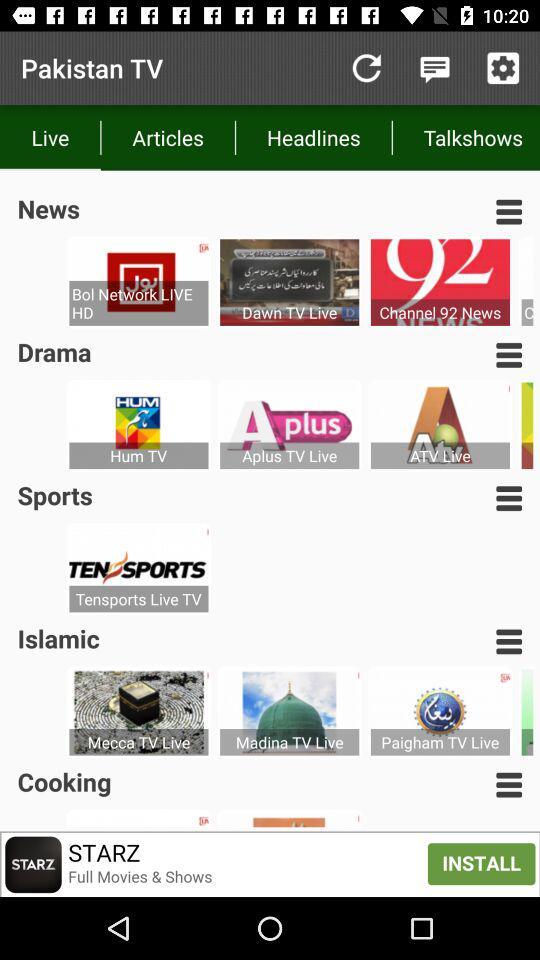  What do you see at coordinates (270, 863) in the screenshot?
I see `advertisement to install starz app` at bounding box center [270, 863].